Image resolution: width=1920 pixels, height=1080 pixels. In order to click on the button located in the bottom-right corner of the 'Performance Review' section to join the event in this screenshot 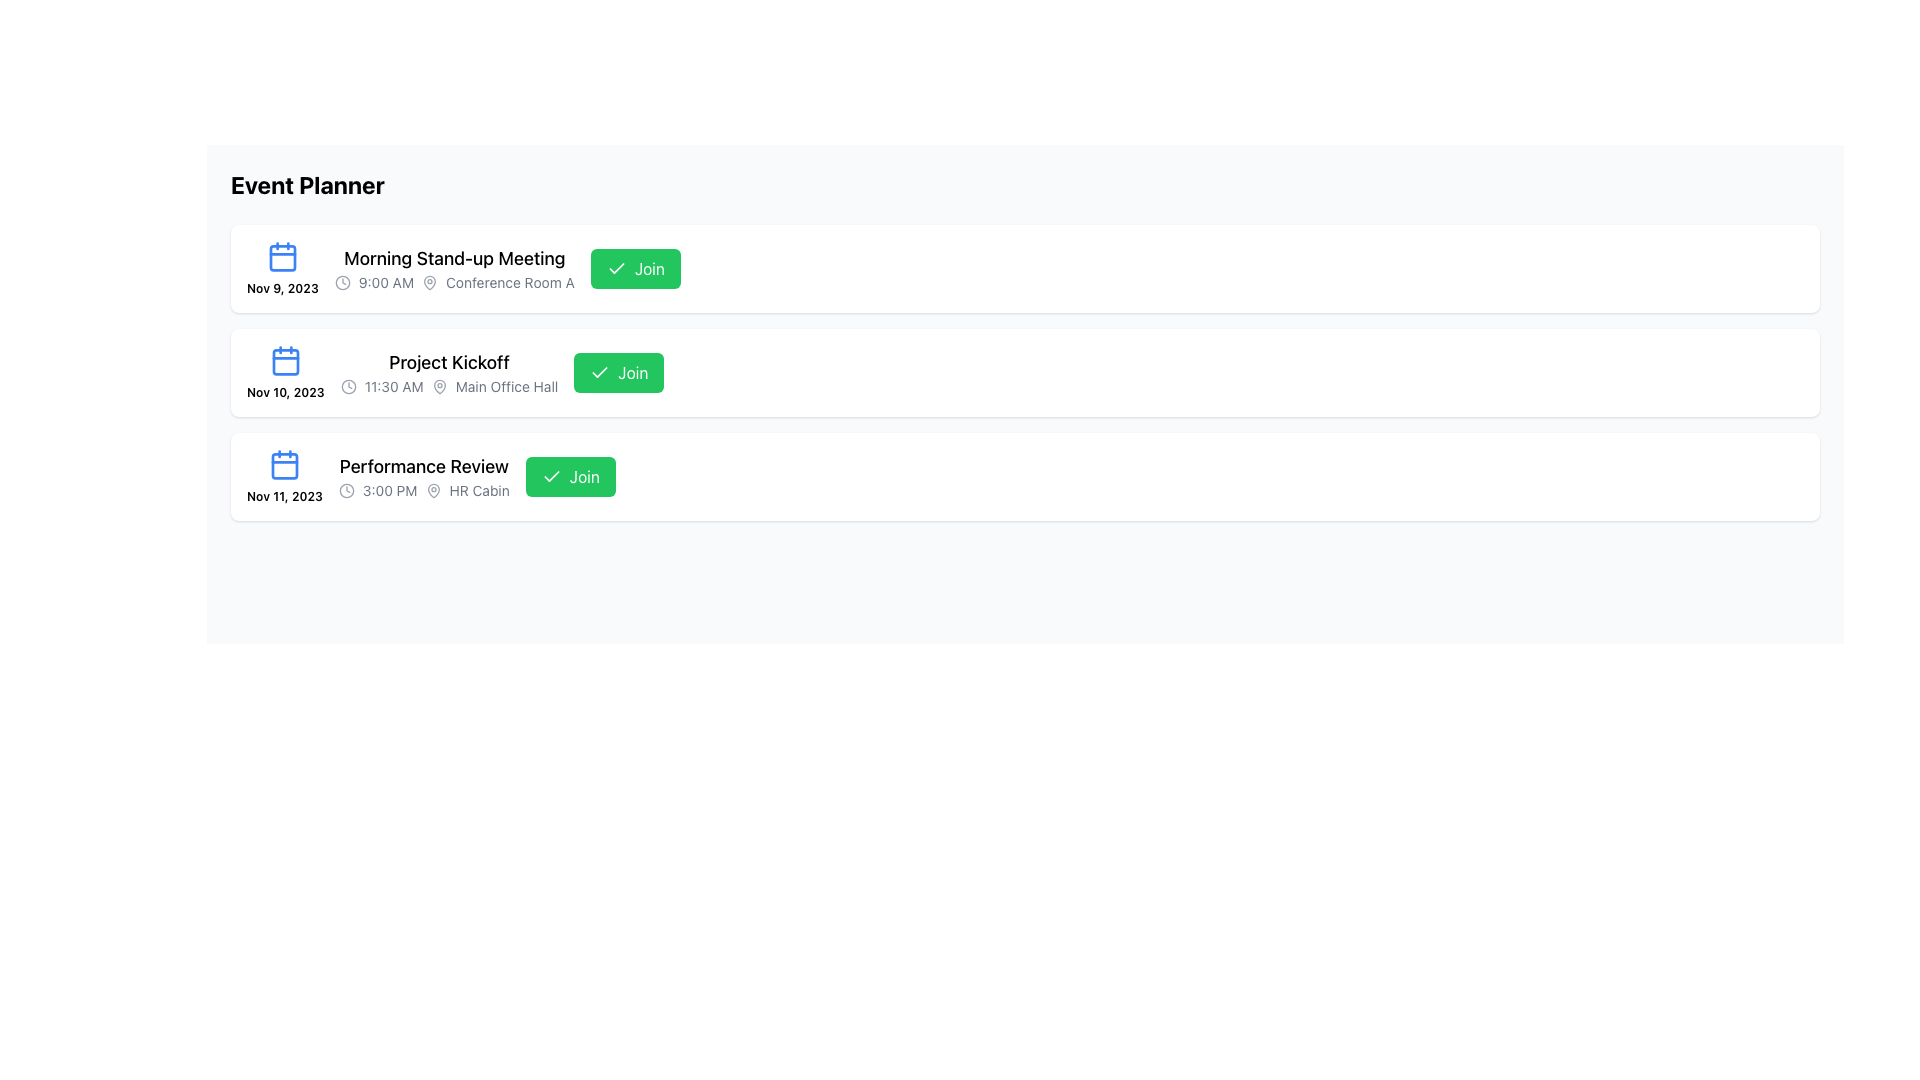, I will do `click(569, 477)`.